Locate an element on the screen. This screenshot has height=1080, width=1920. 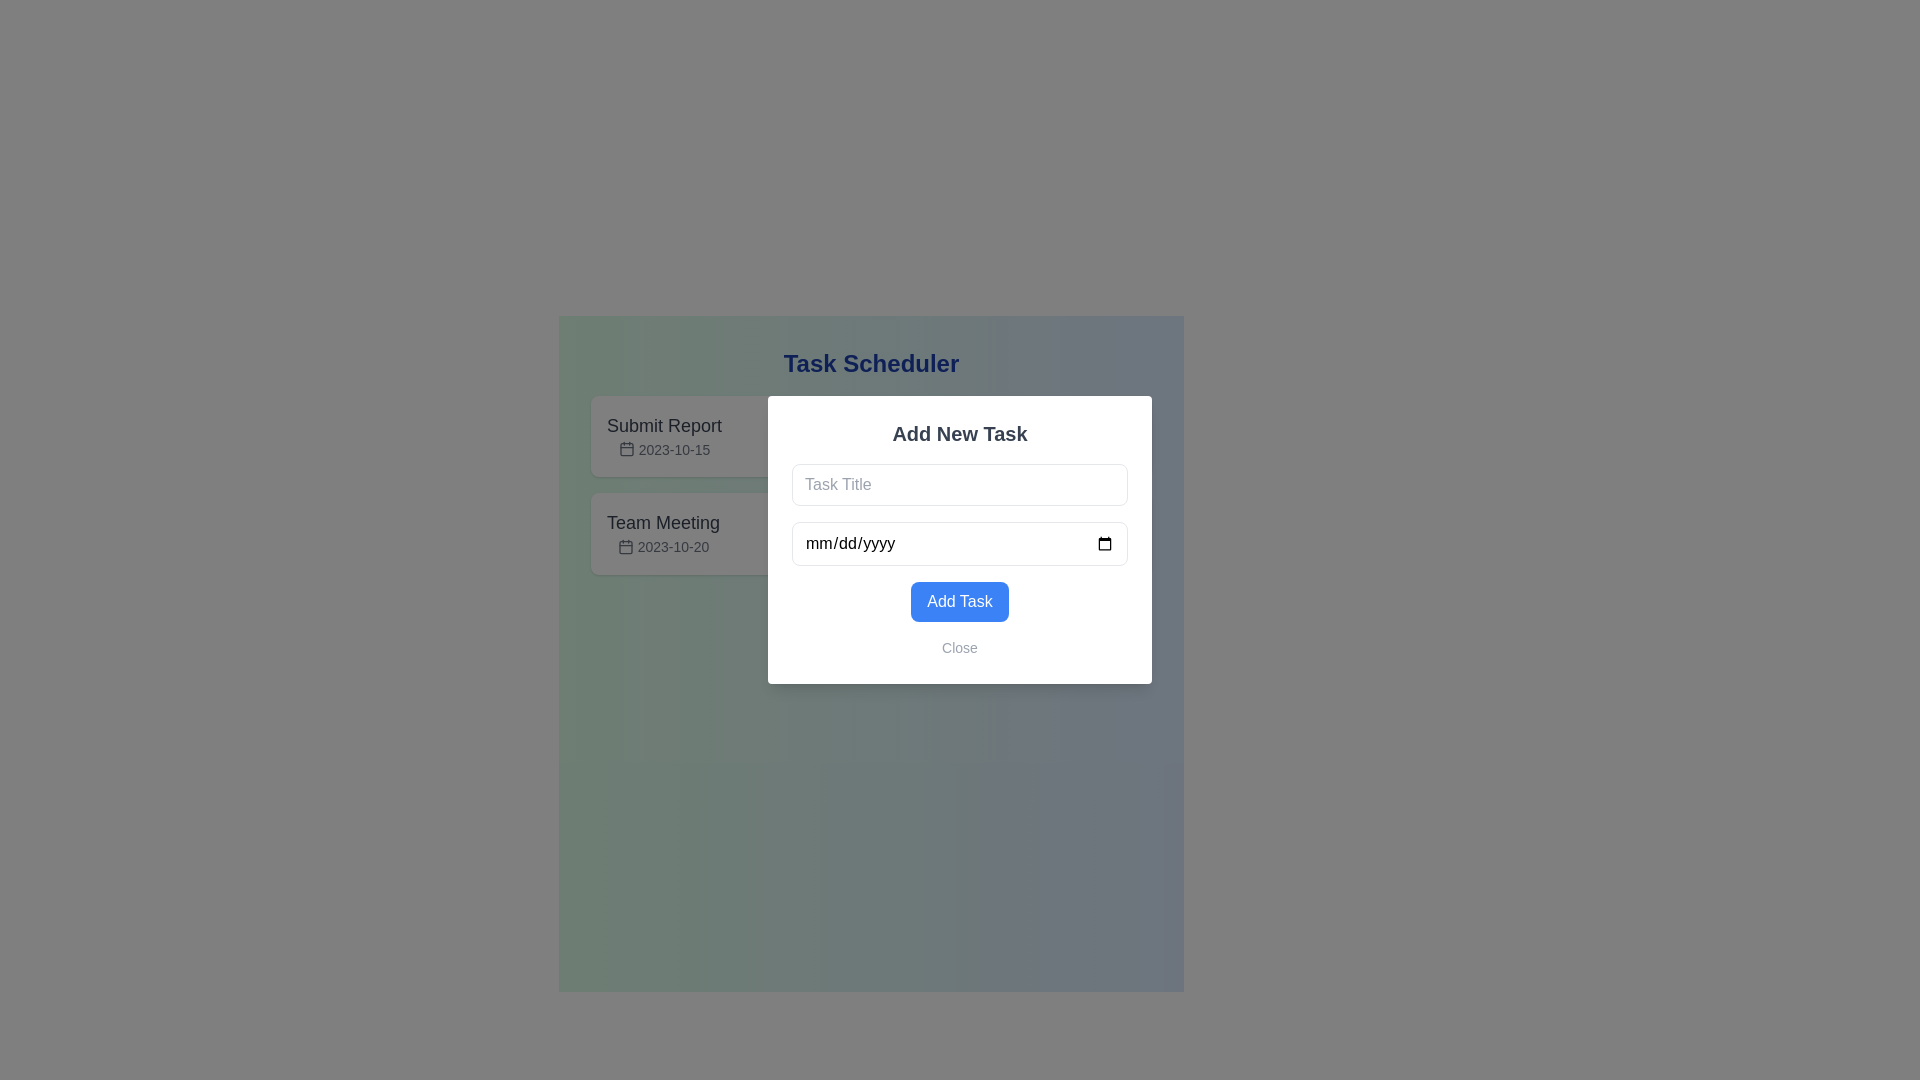
the bold, large-sized text label reading 'Add New Task' located at the top of the modal dialog box is located at coordinates (960, 433).